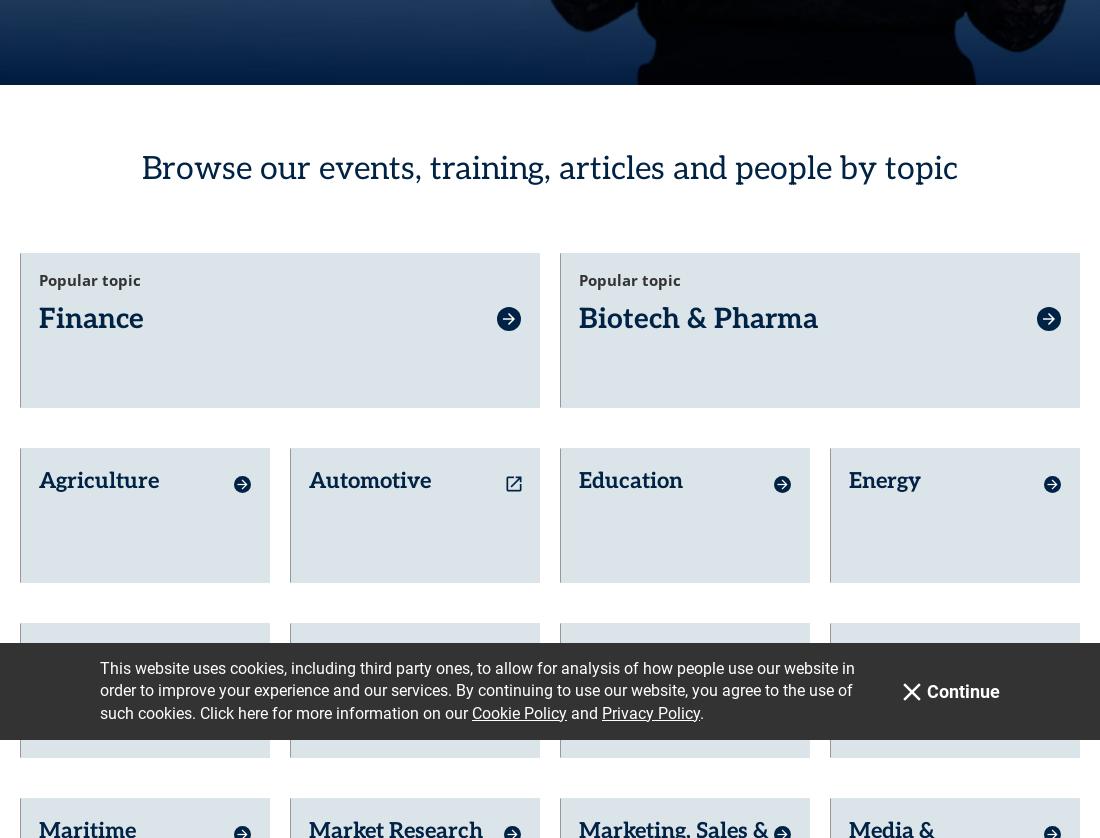 This screenshot has width=1100, height=838. Describe the element at coordinates (396, 601) in the screenshot. I see `'Market Research'` at that location.